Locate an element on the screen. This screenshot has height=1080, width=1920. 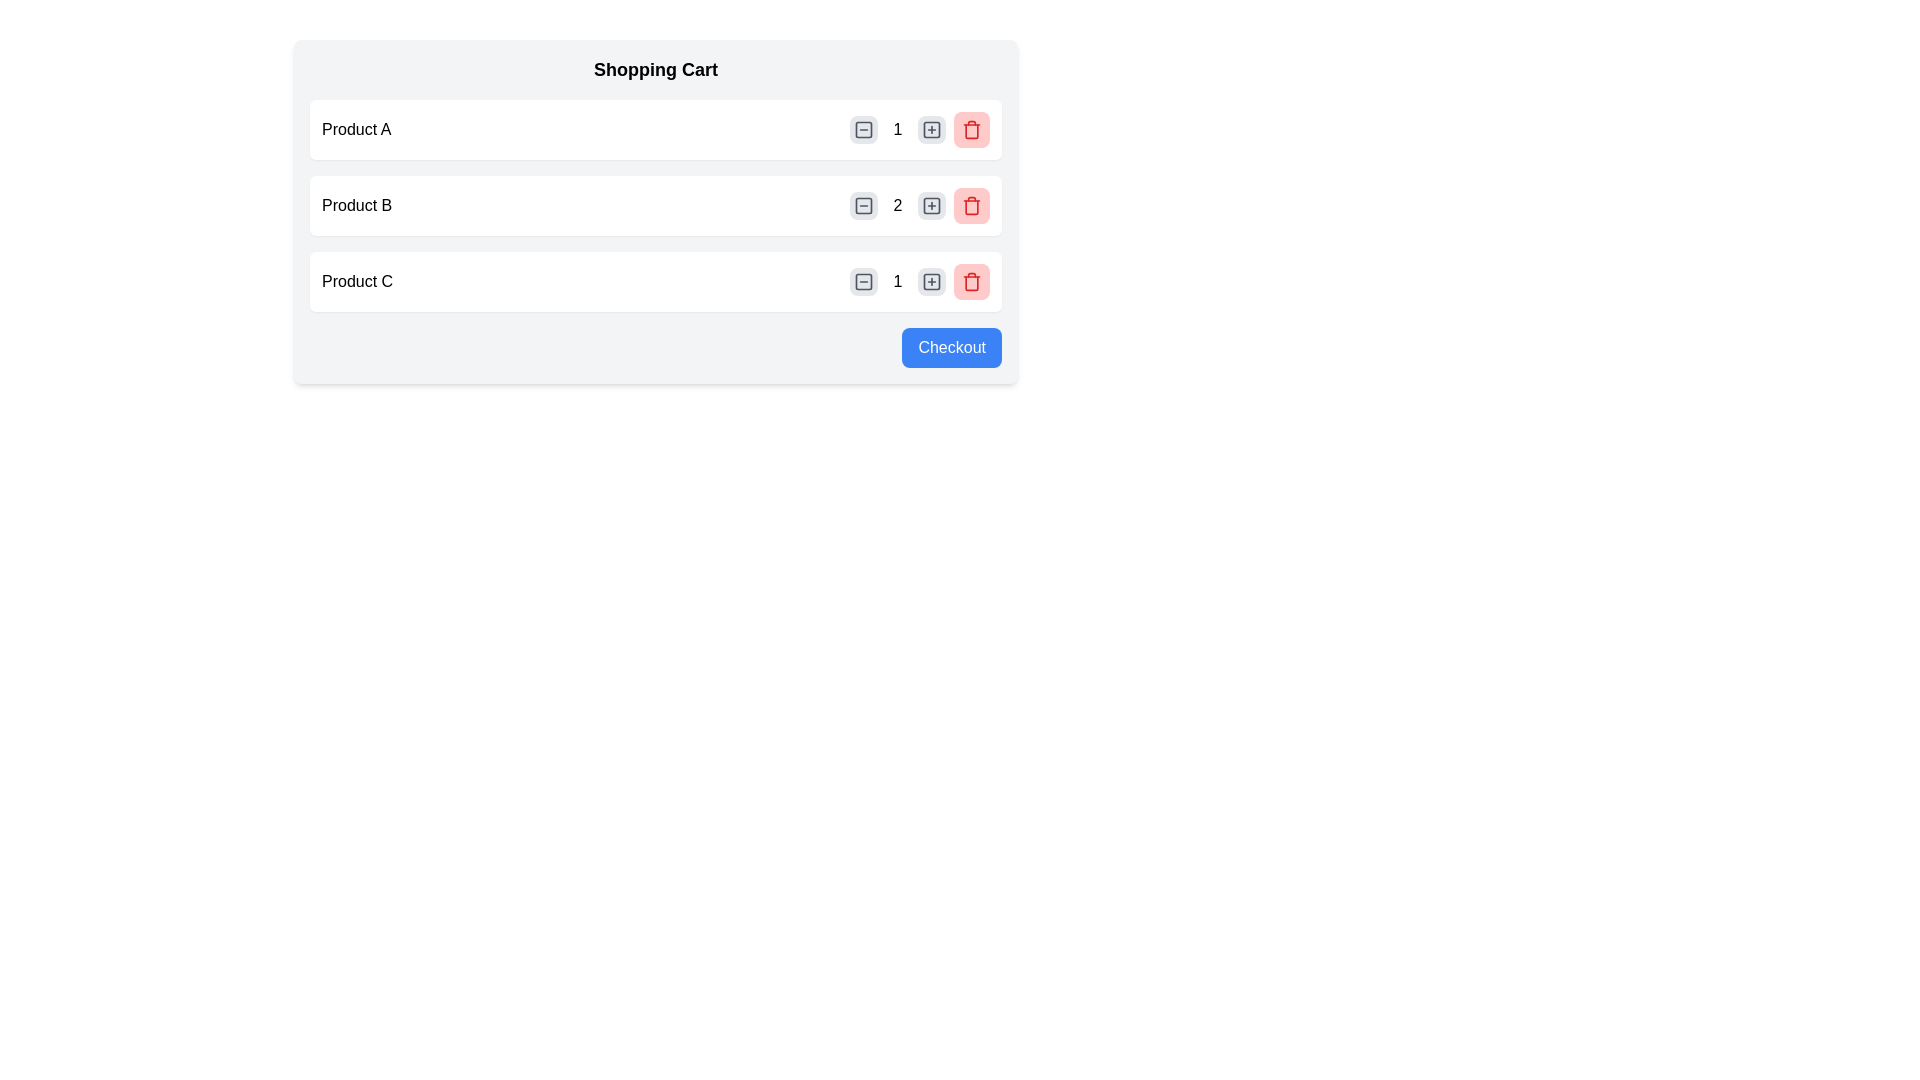
the remove button in the shopping cart is located at coordinates (971, 130).